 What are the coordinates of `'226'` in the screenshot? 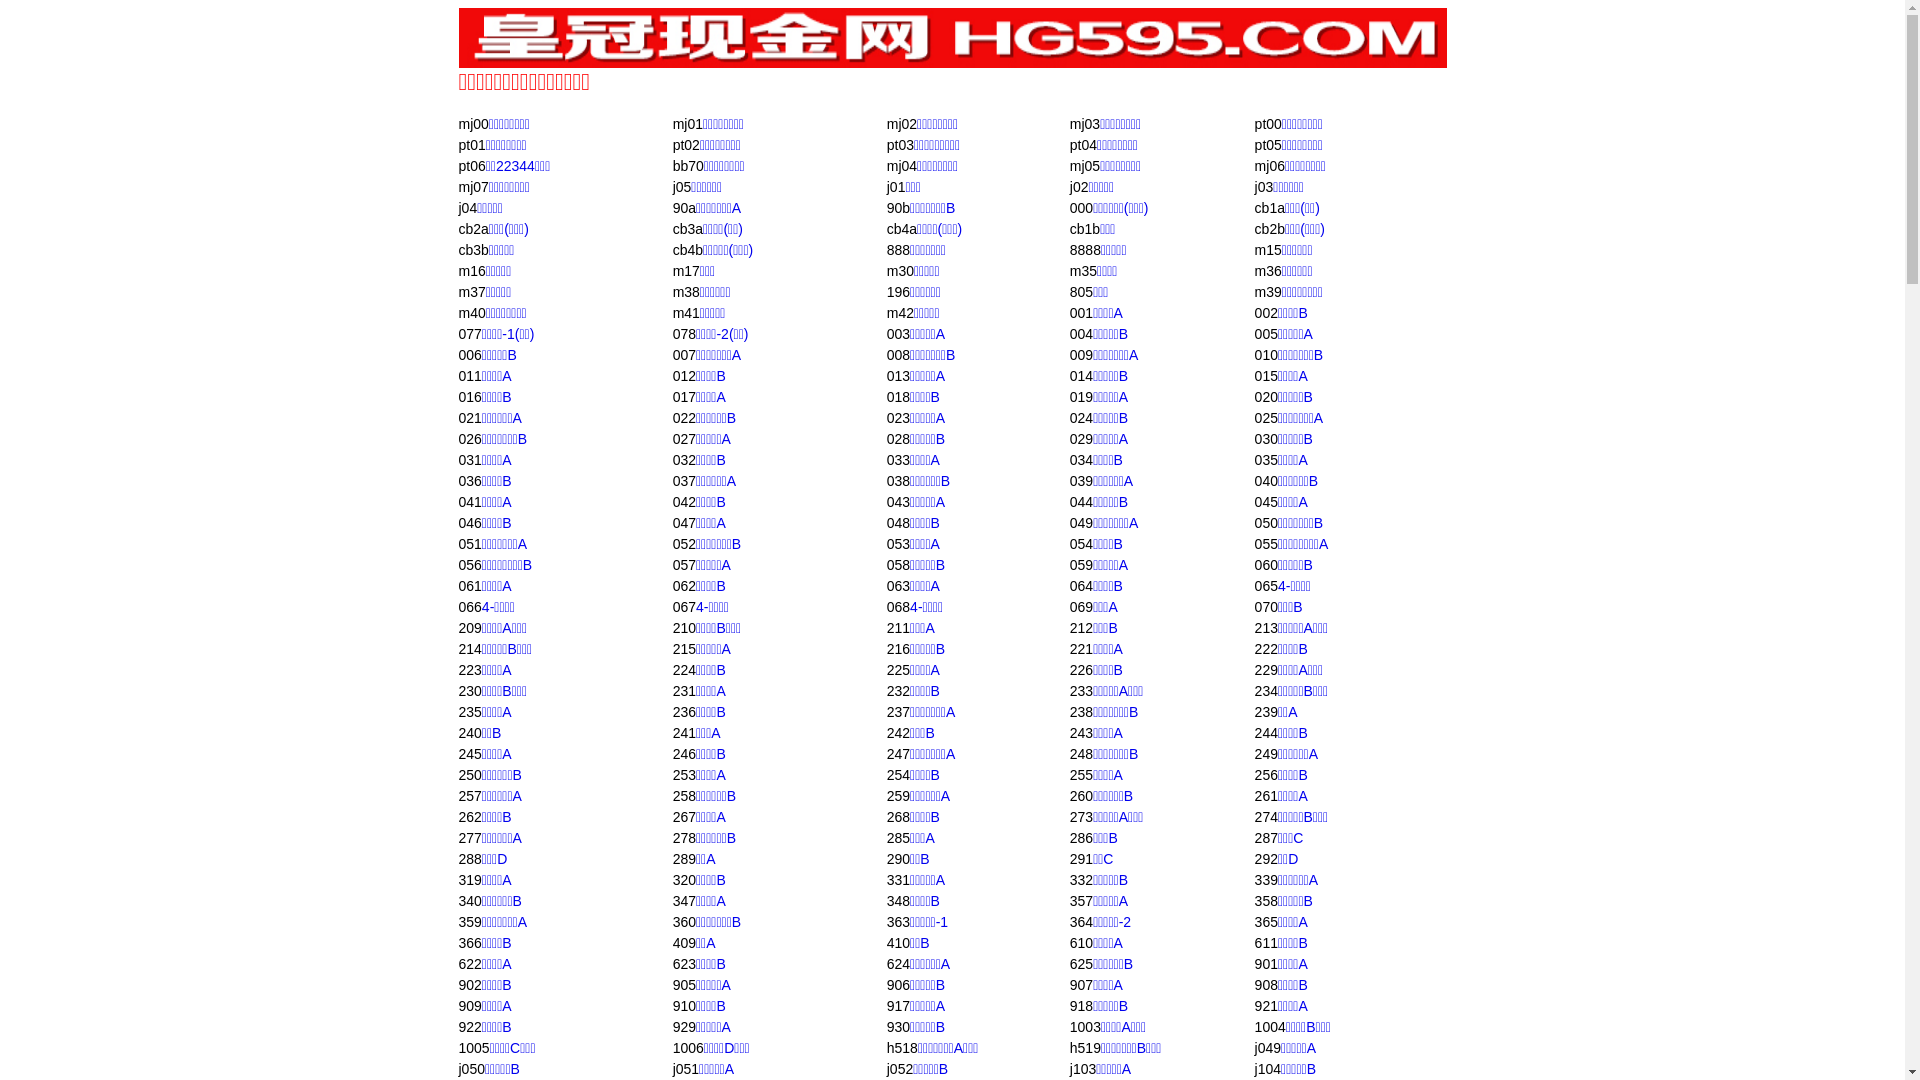 It's located at (1080, 670).